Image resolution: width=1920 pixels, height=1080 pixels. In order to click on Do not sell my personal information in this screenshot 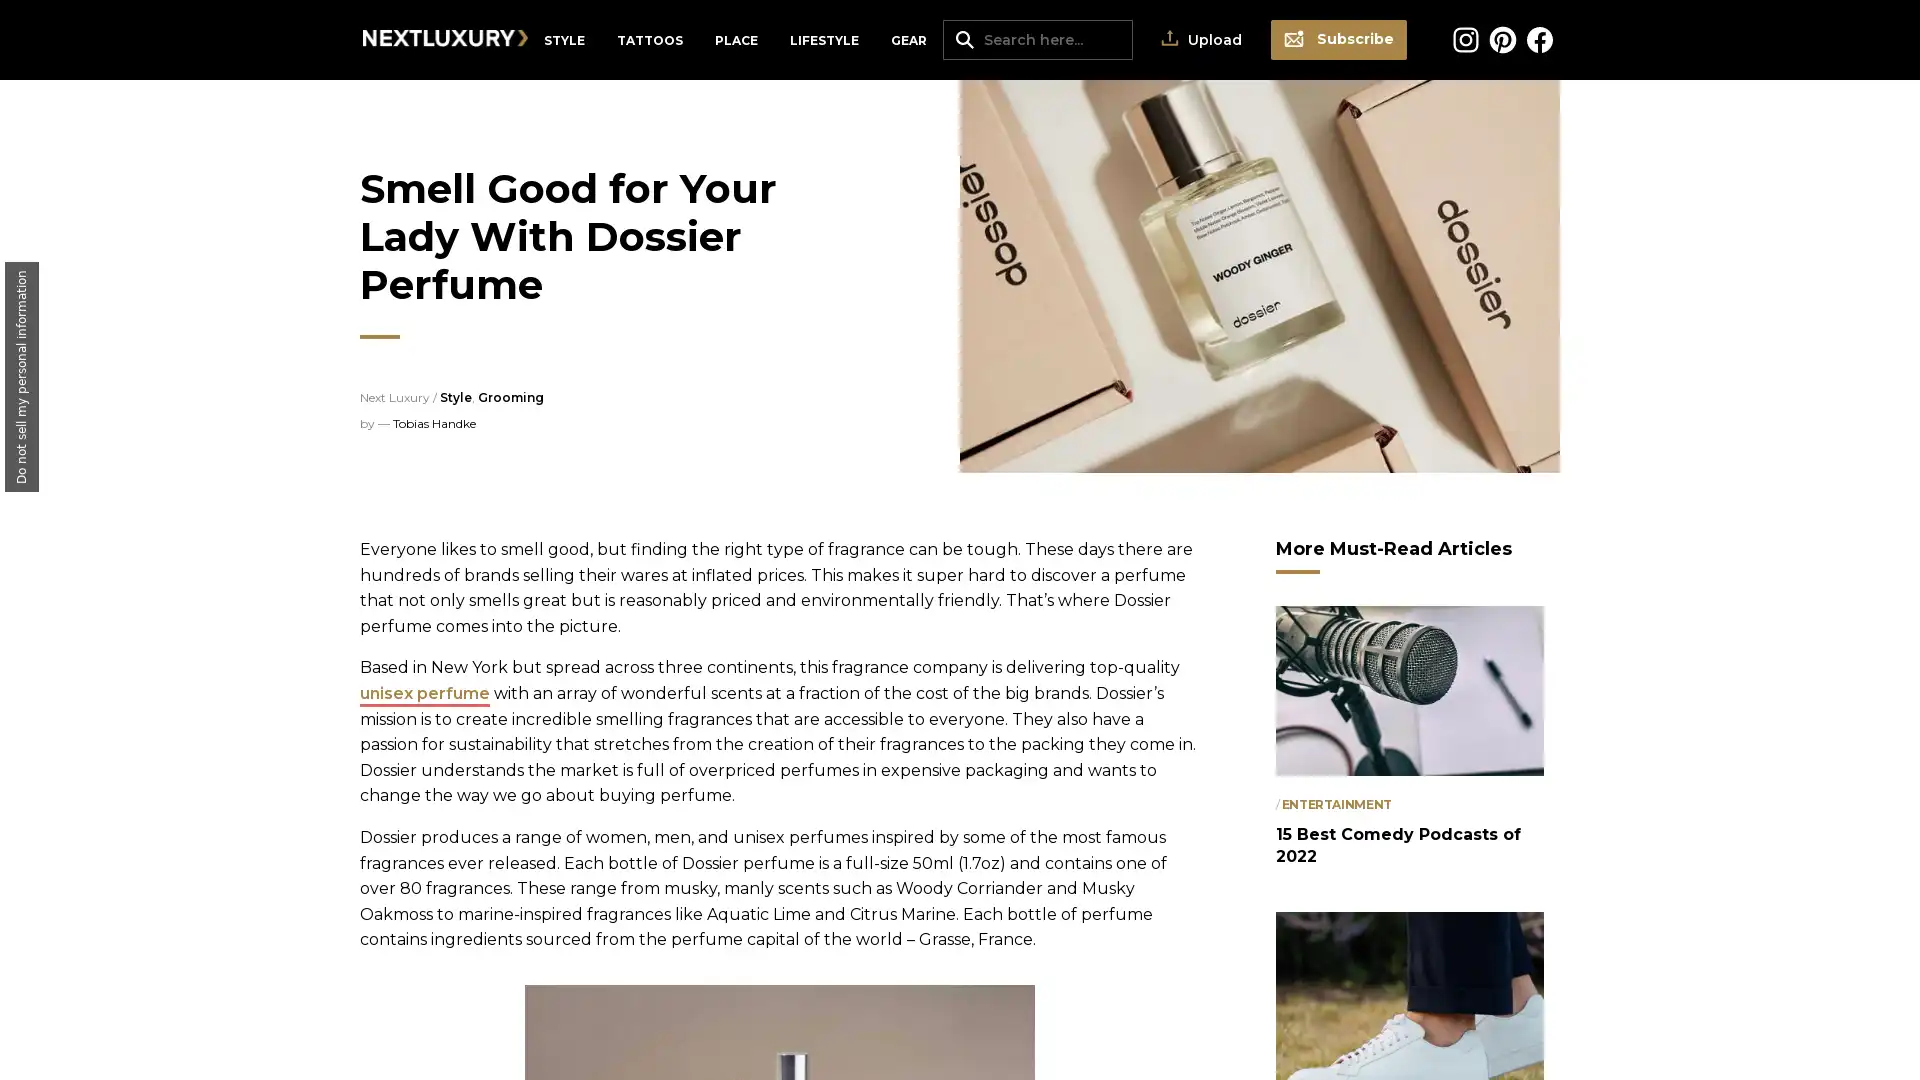, I will do `click(22, 377)`.